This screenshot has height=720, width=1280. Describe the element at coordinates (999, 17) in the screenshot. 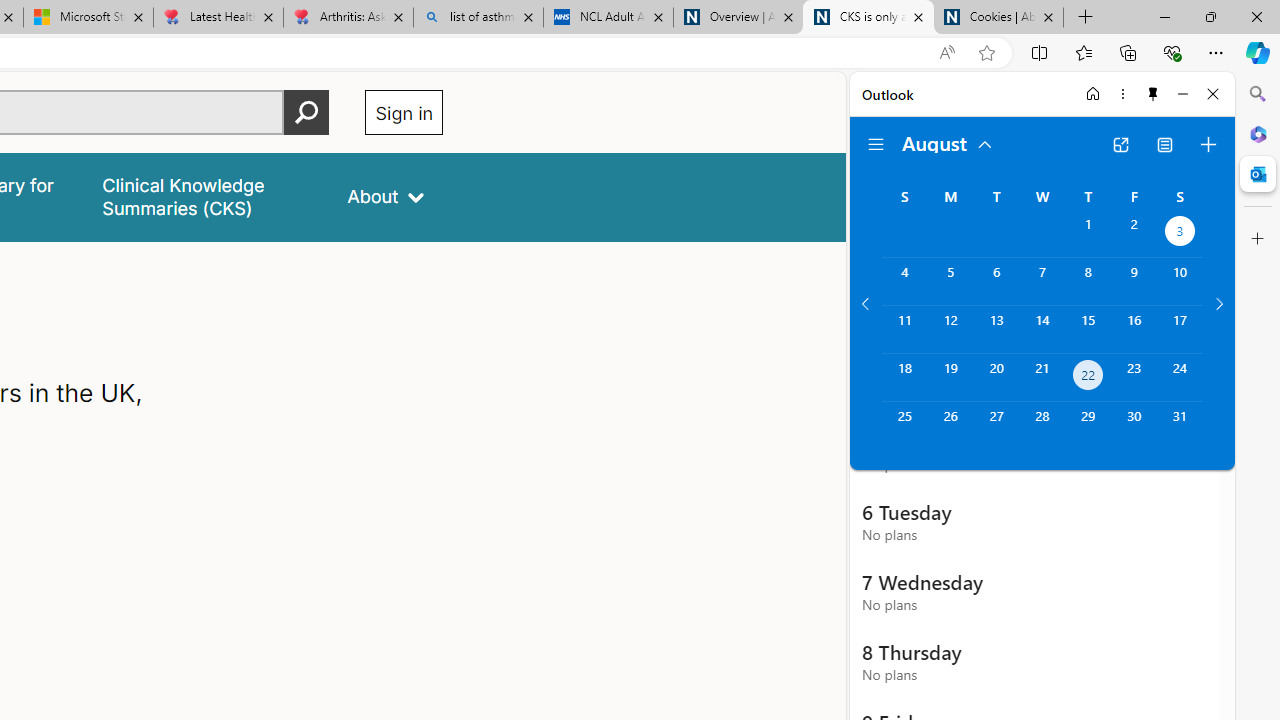

I see `'Cookies | About | NICE'` at that location.